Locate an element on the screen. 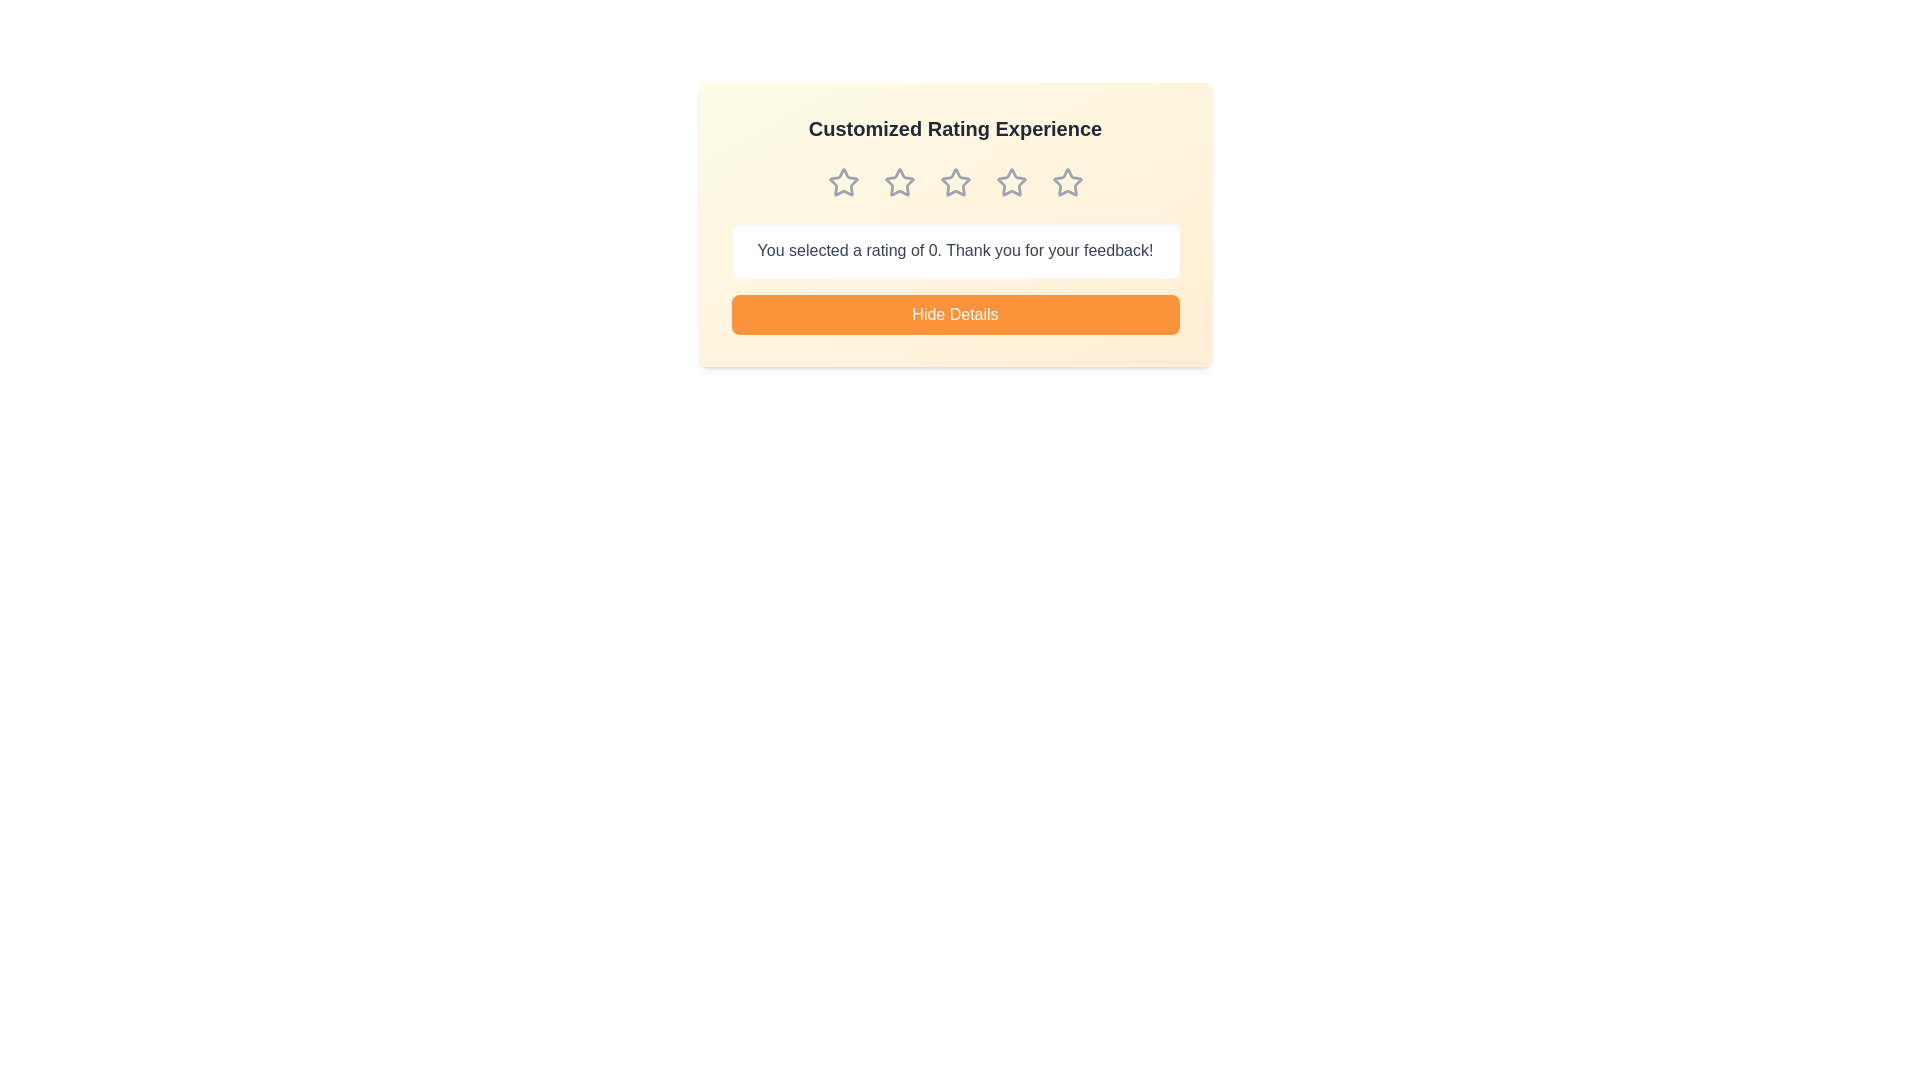  the star corresponding to the desired rating 1 is located at coordinates (843, 182).